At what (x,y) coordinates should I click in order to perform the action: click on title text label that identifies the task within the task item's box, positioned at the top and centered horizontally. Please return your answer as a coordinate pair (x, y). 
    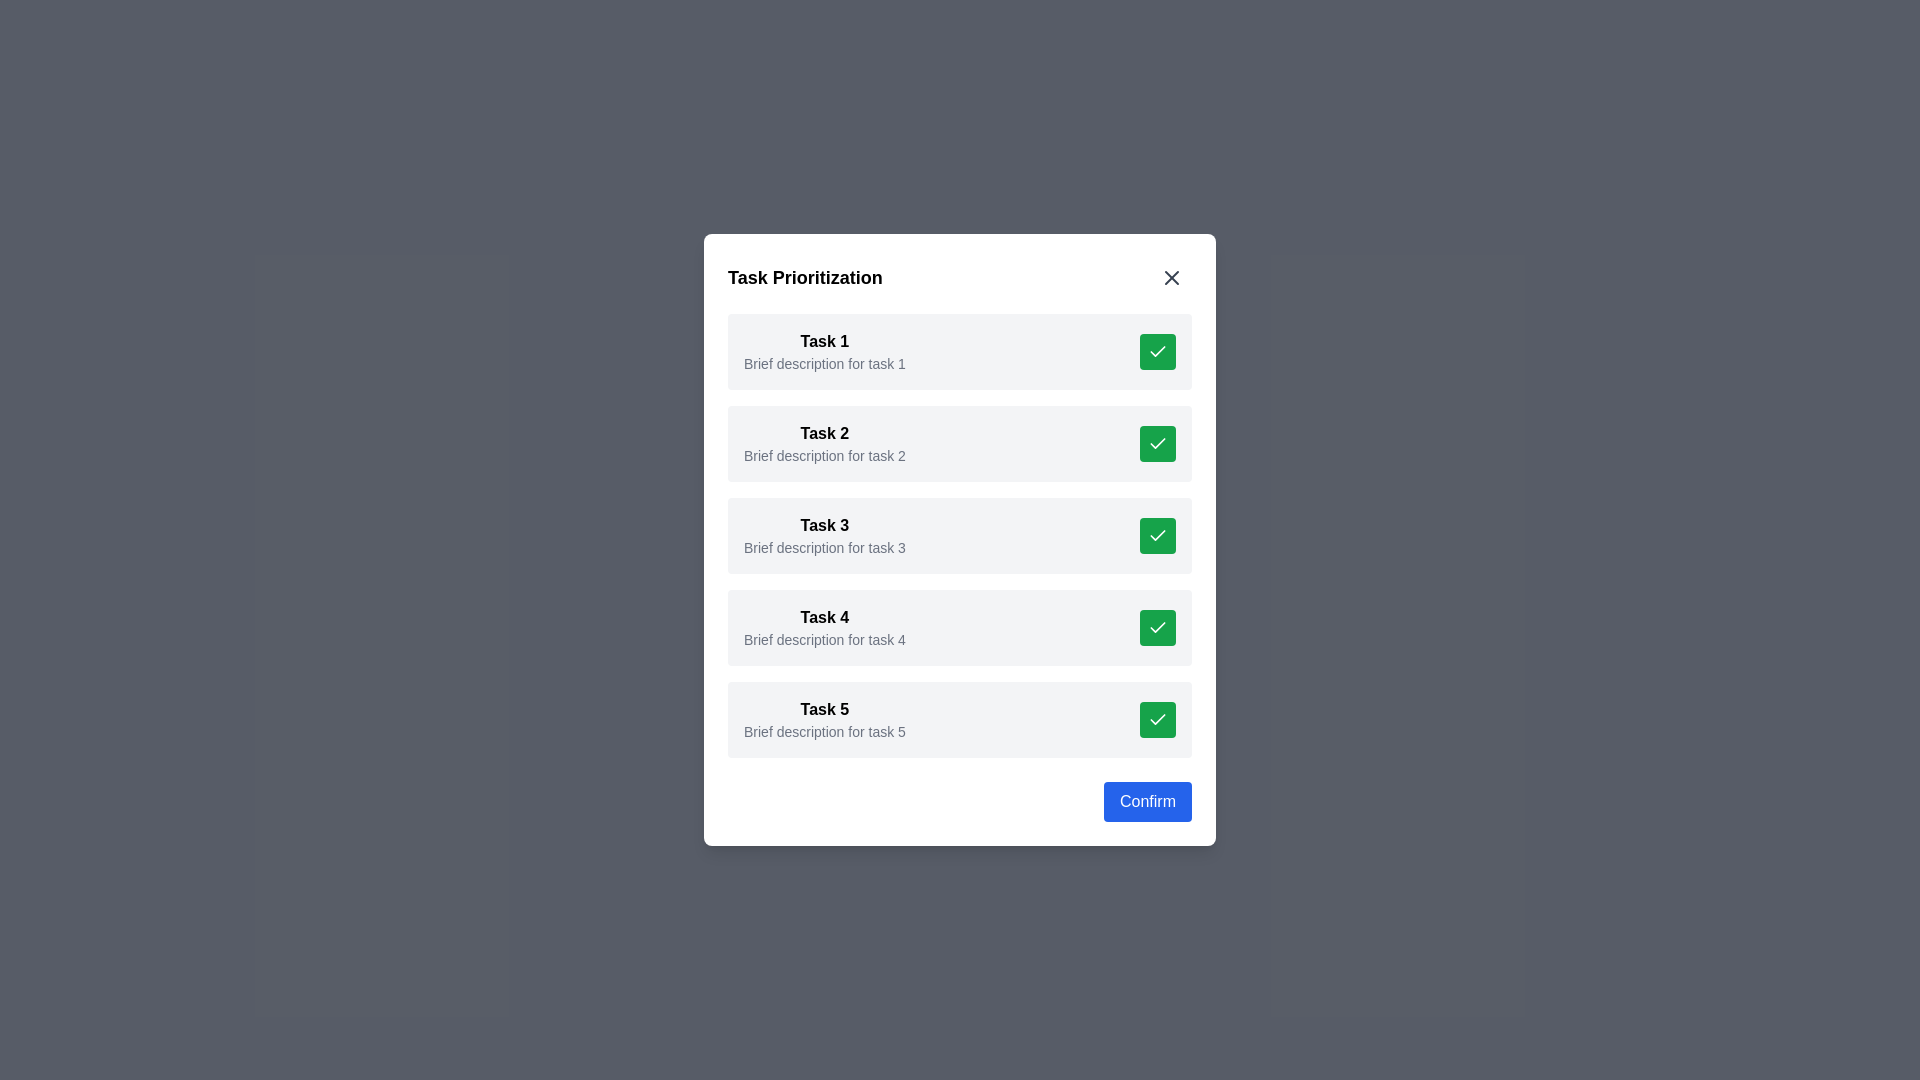
    Looking at the image, I should click on (825, 433).